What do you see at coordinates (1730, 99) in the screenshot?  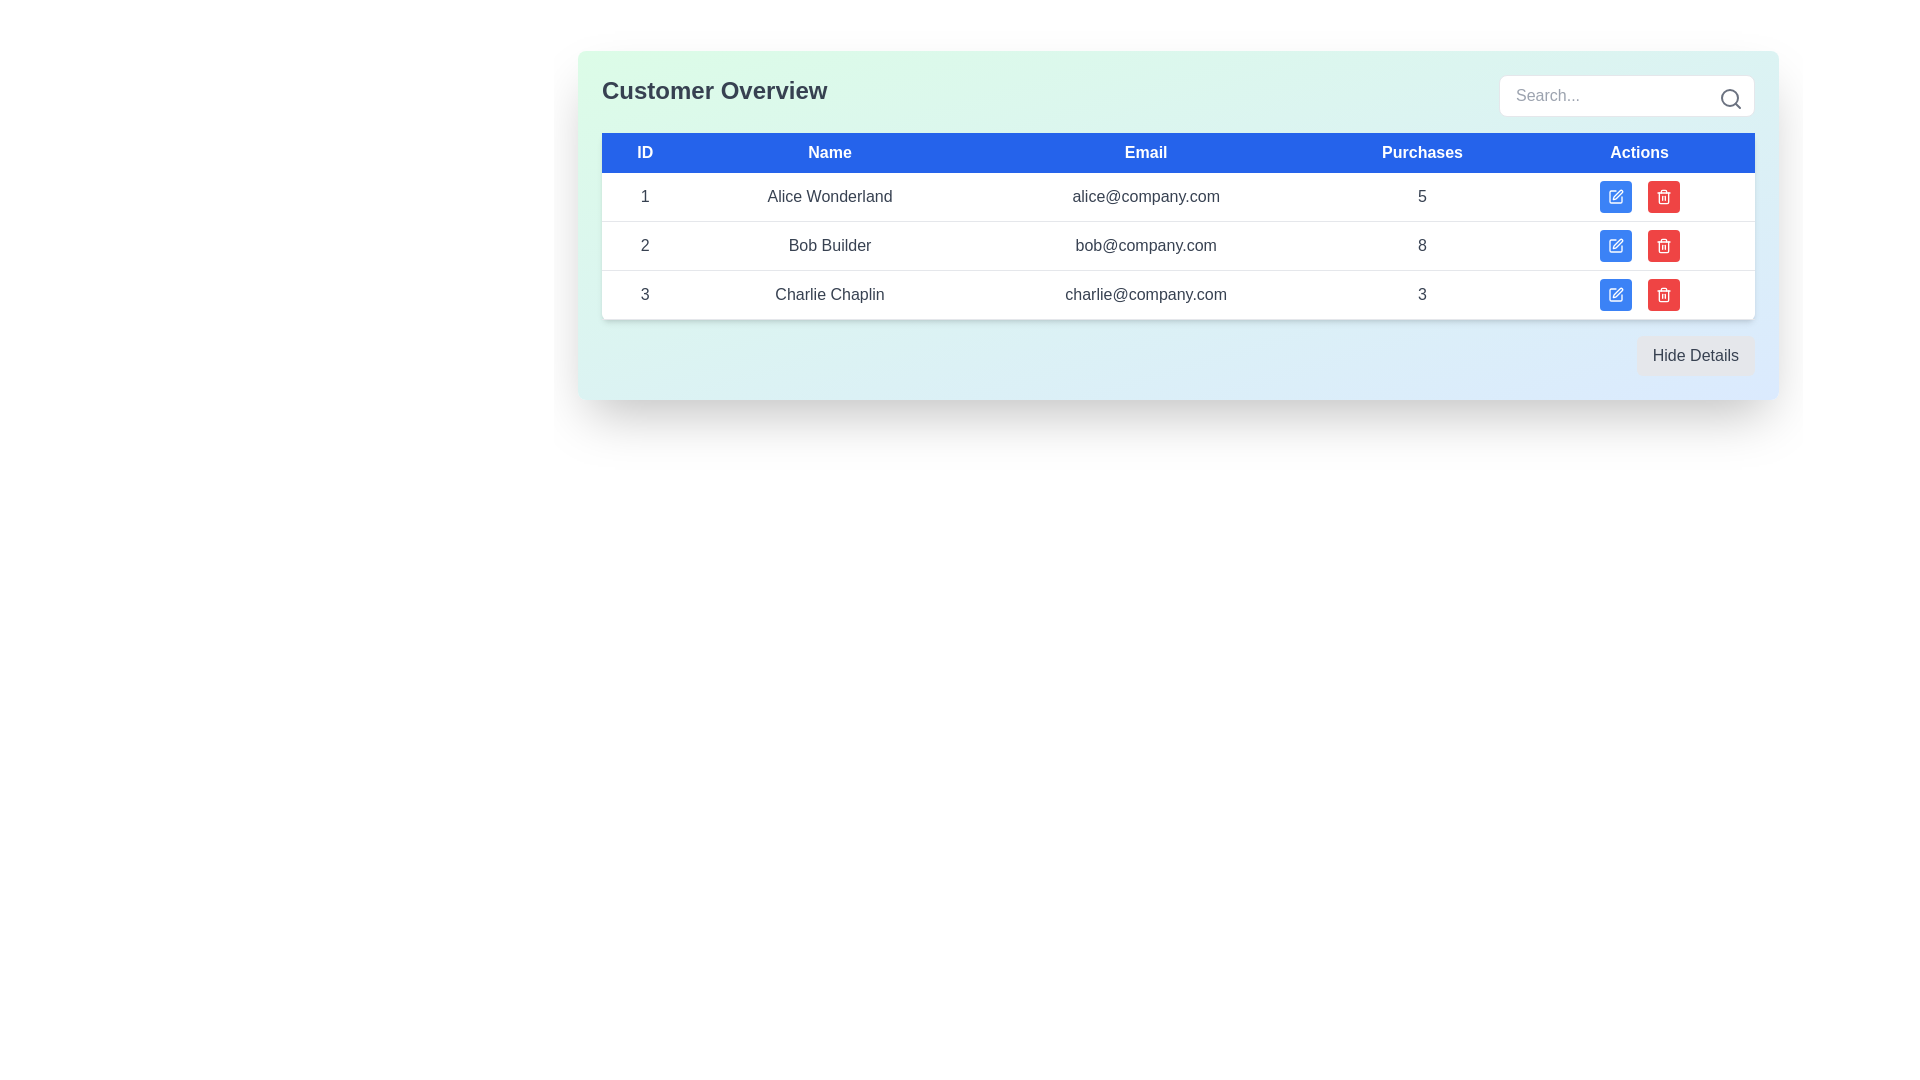 I see `the search icon resembling a magnifying glass located towards the top-right corner of the search input box with placeholder text 'Search...'` at bounding box center [1730, 99].